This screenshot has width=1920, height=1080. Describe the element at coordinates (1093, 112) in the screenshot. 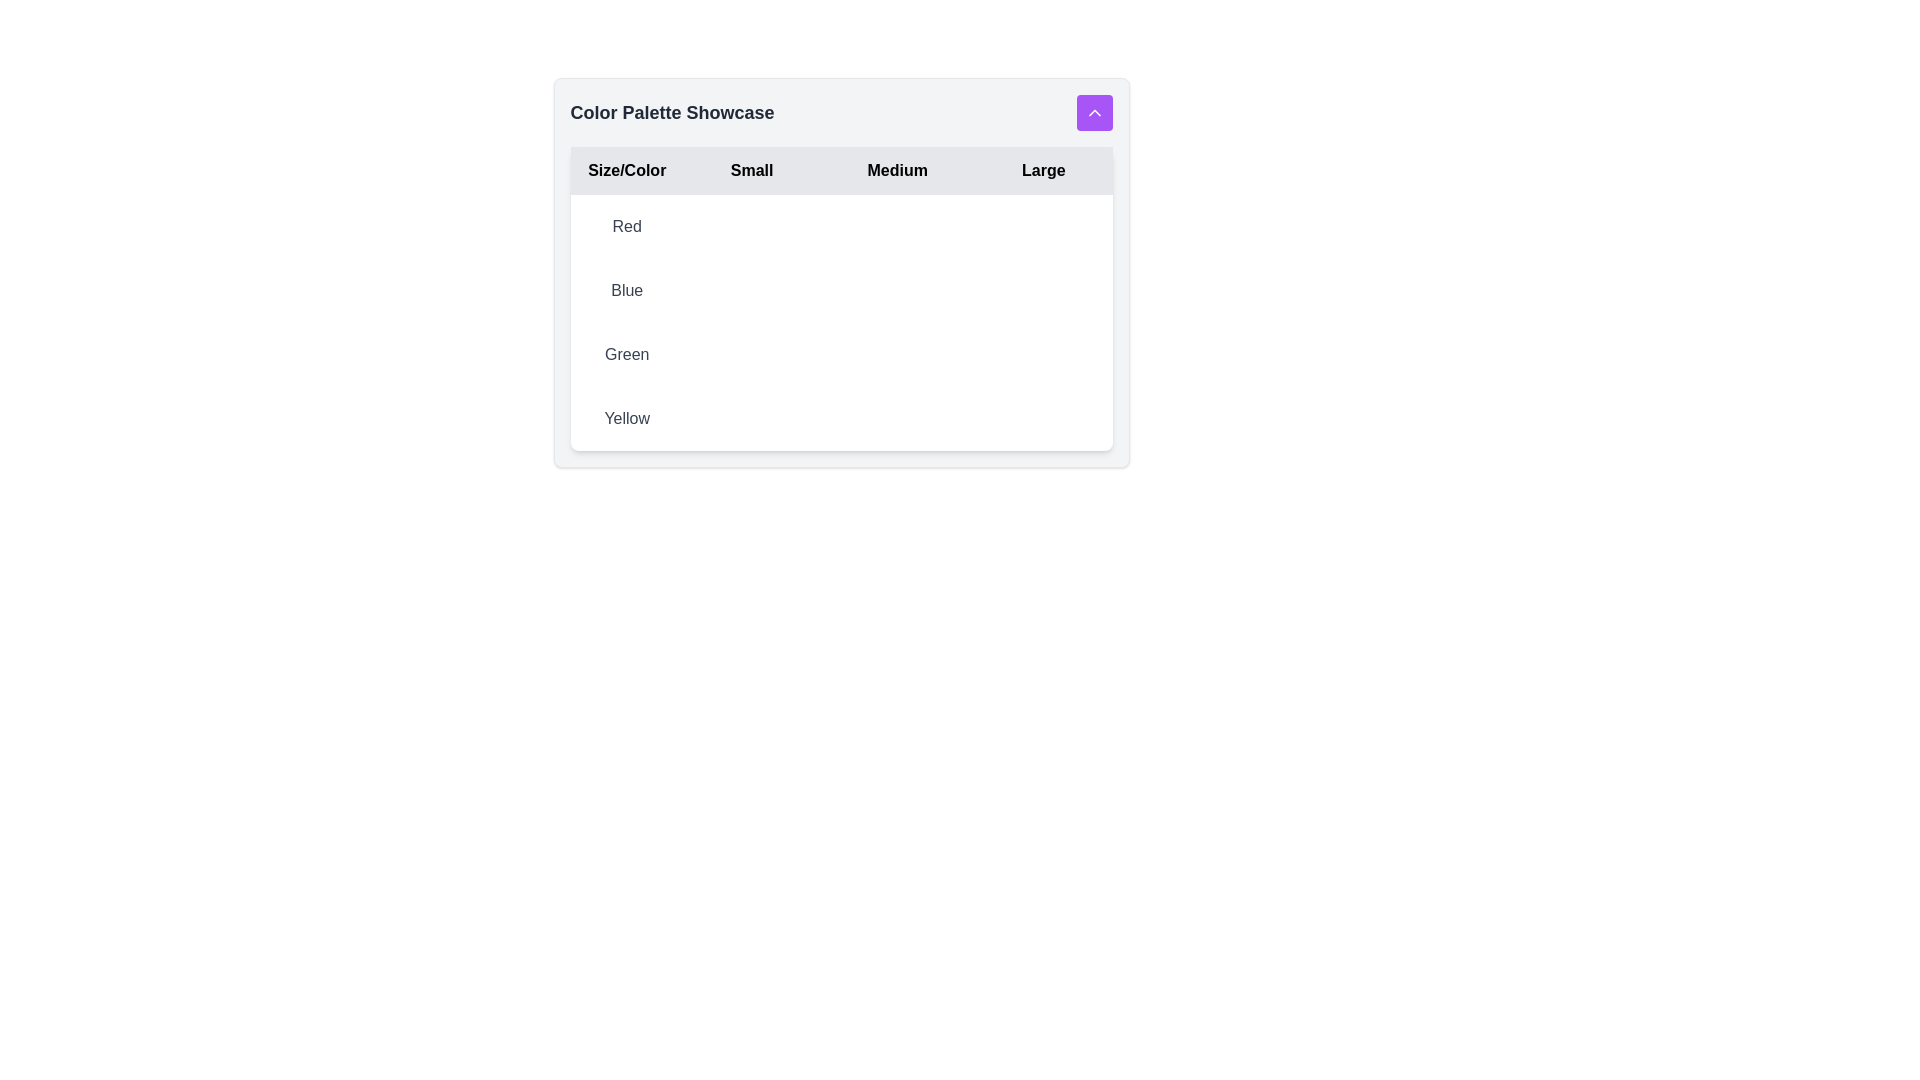

I see `the chevron indicator button located at the top-right corner of the 'Color Palette Showcase' card, which serves as an expandable or collapsible control` at that location.